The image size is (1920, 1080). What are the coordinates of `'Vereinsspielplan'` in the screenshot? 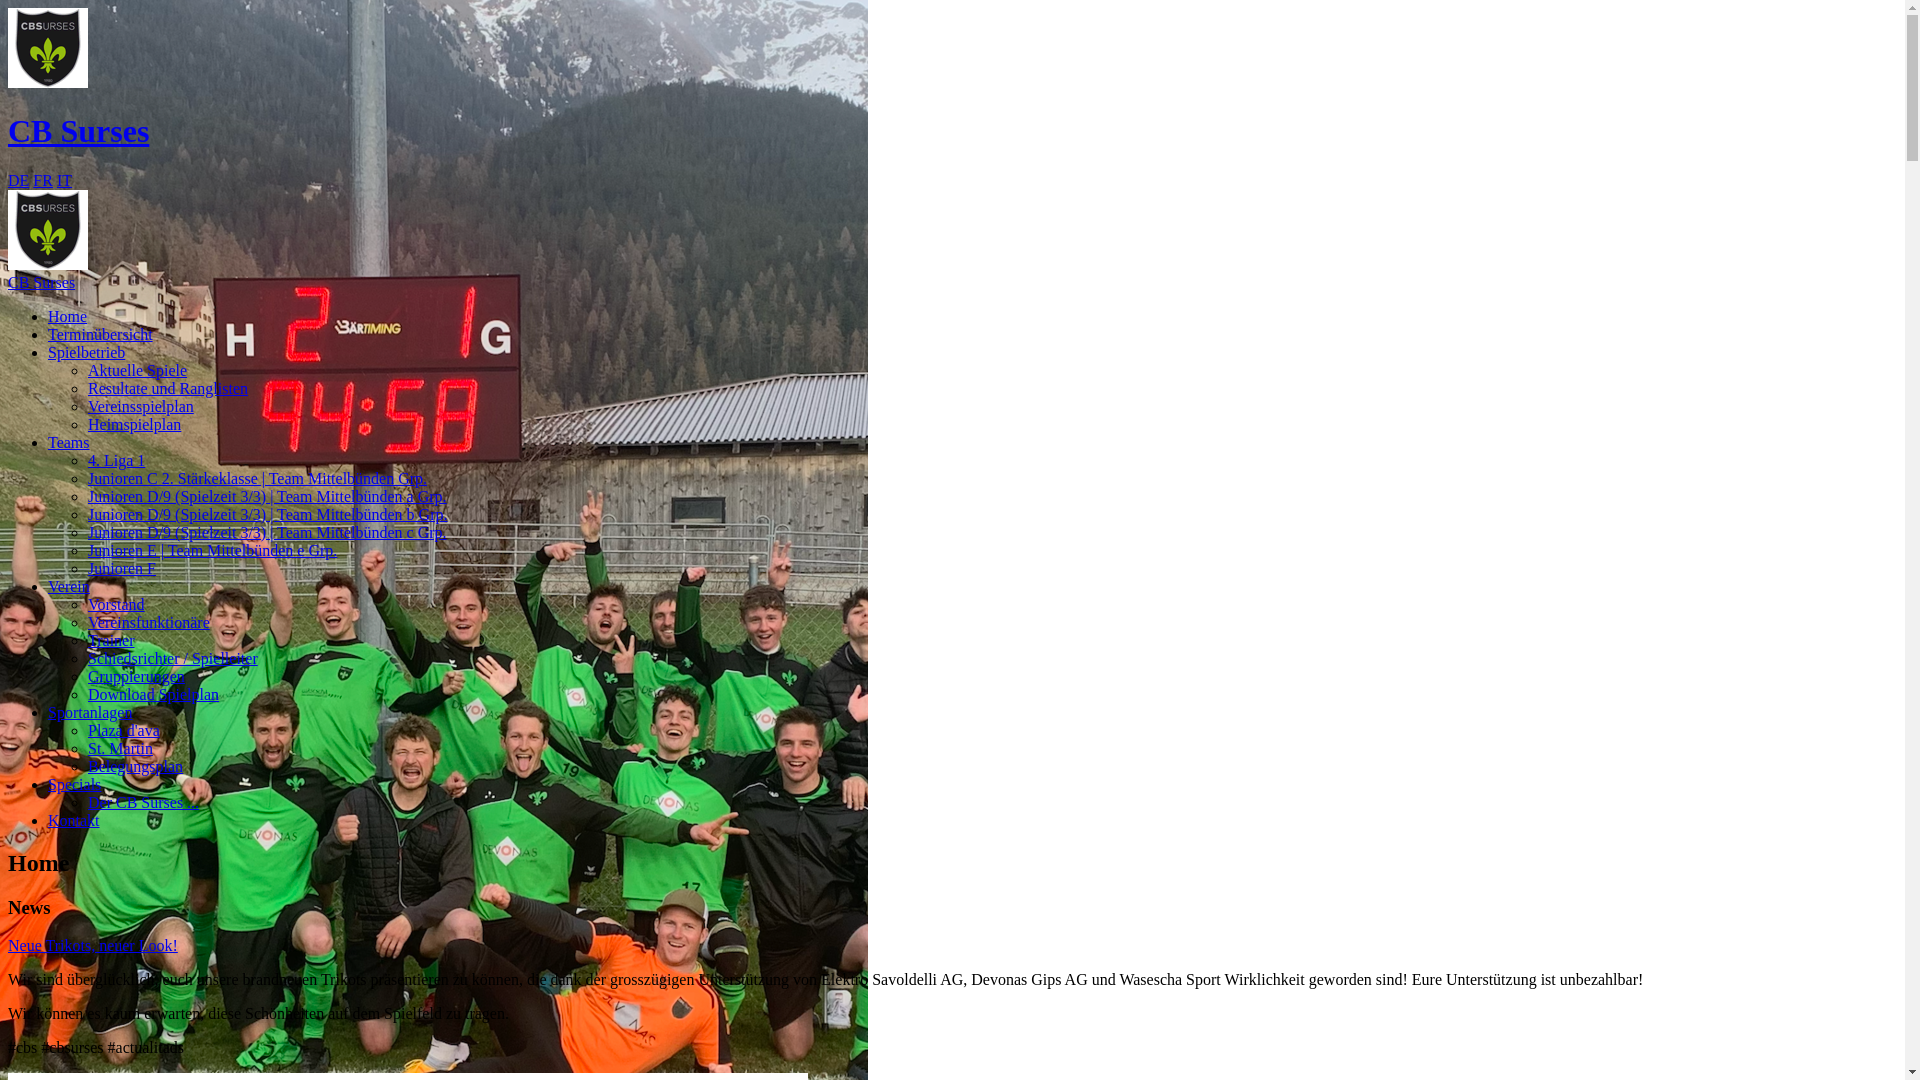 It's located at (139, 405).